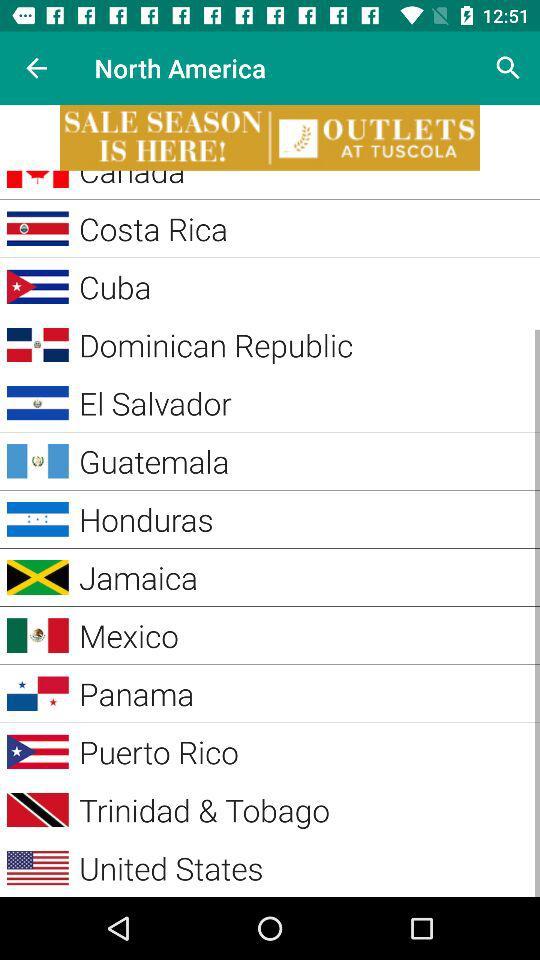 The image size is (540, 960). I want to click on the symbol beside dominican republic, so click(38, 345).